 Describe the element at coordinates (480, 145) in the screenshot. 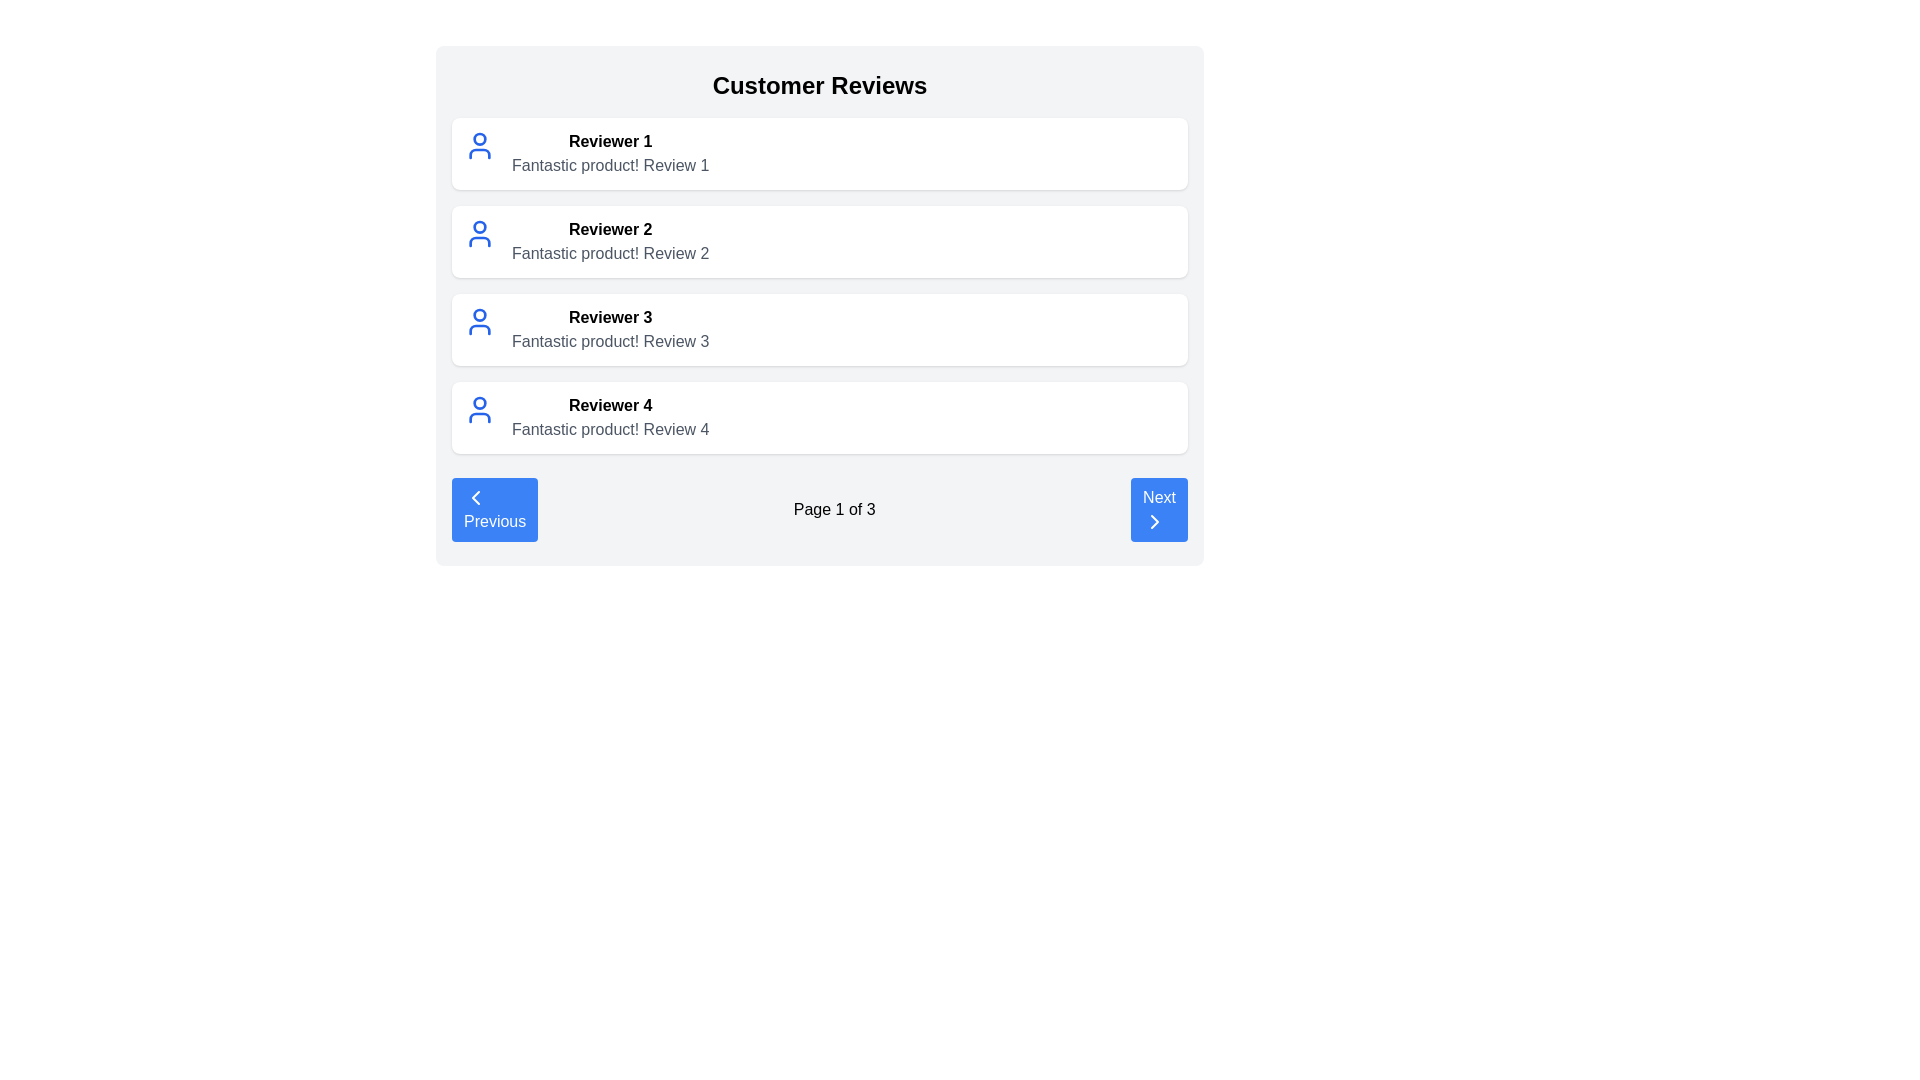

I see `the Decorative Icon located to the left of 'Reviewer 1' in the topmost review tile, which serves as a visual representation without interactive functionality` at that location.